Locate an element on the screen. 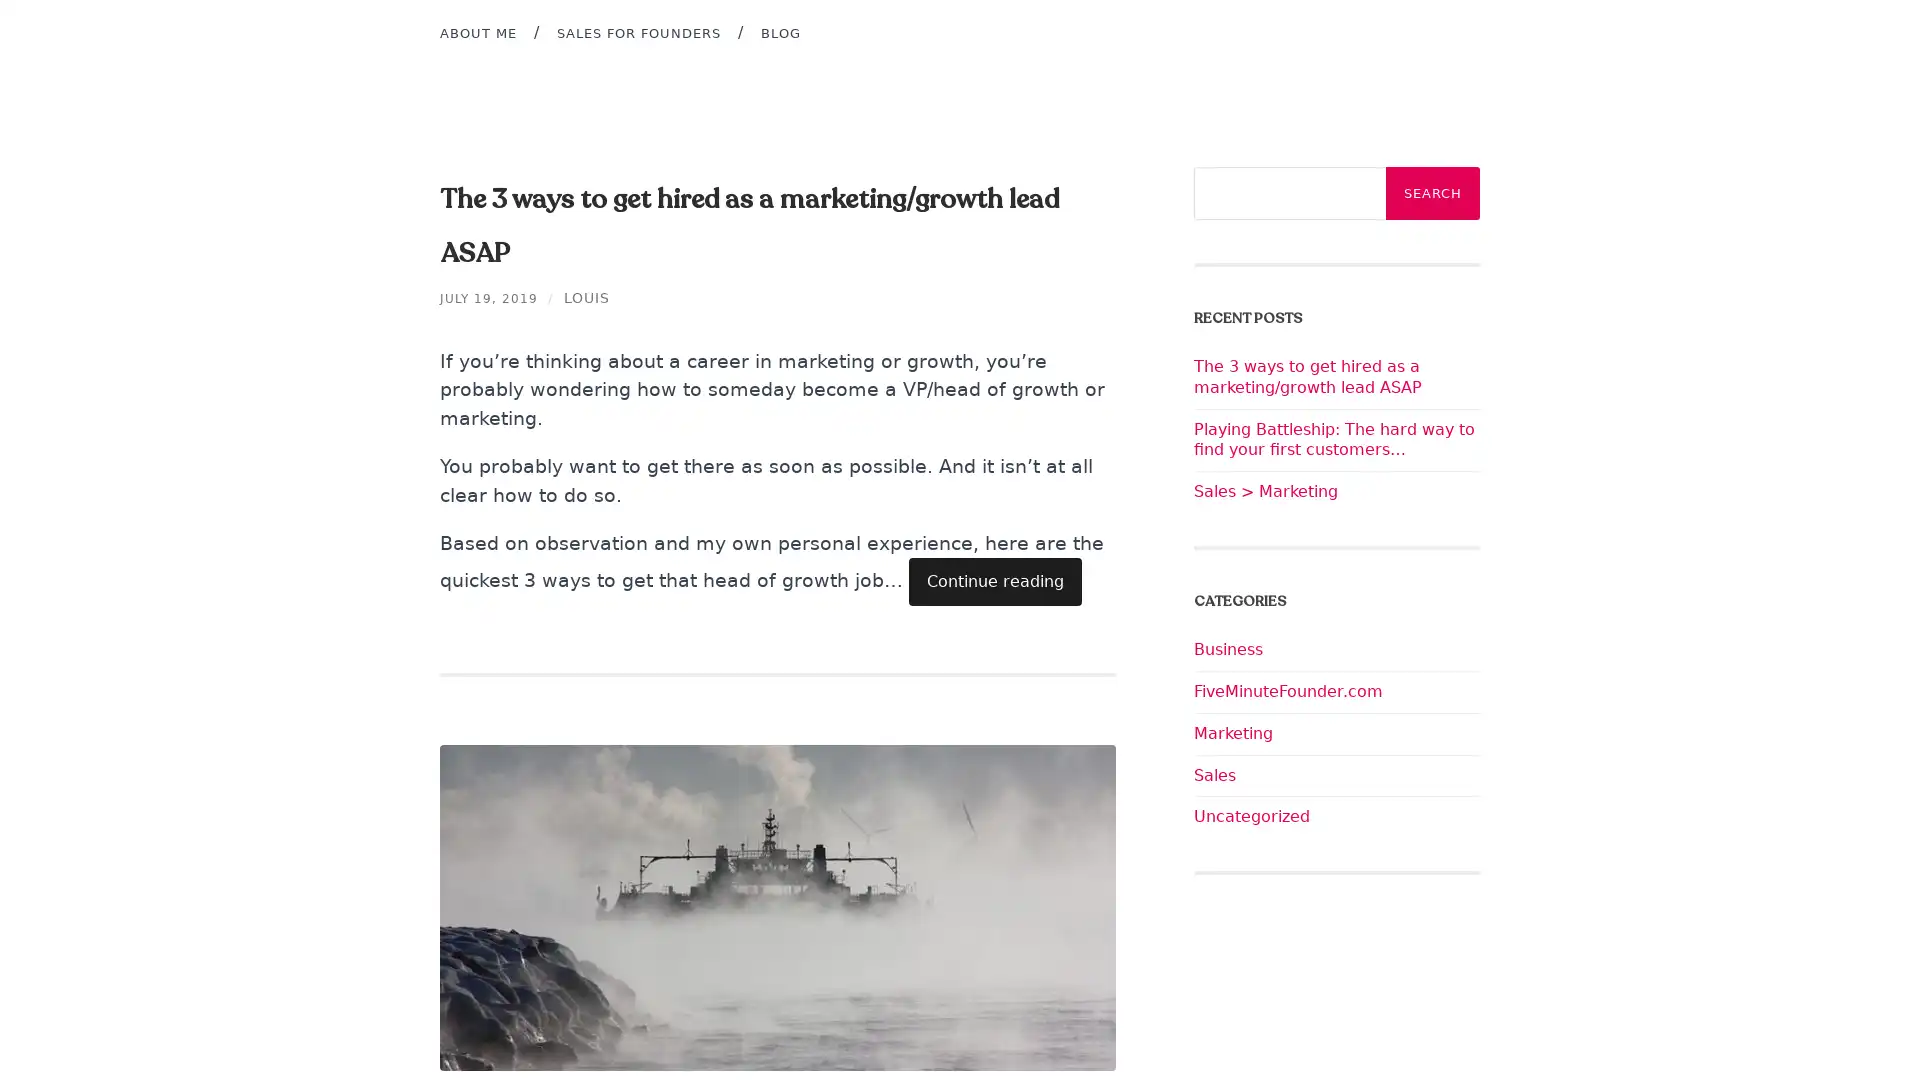 The width and height of the screenshot is (1920, 1080). Search is located at coordinates (1432, 193).